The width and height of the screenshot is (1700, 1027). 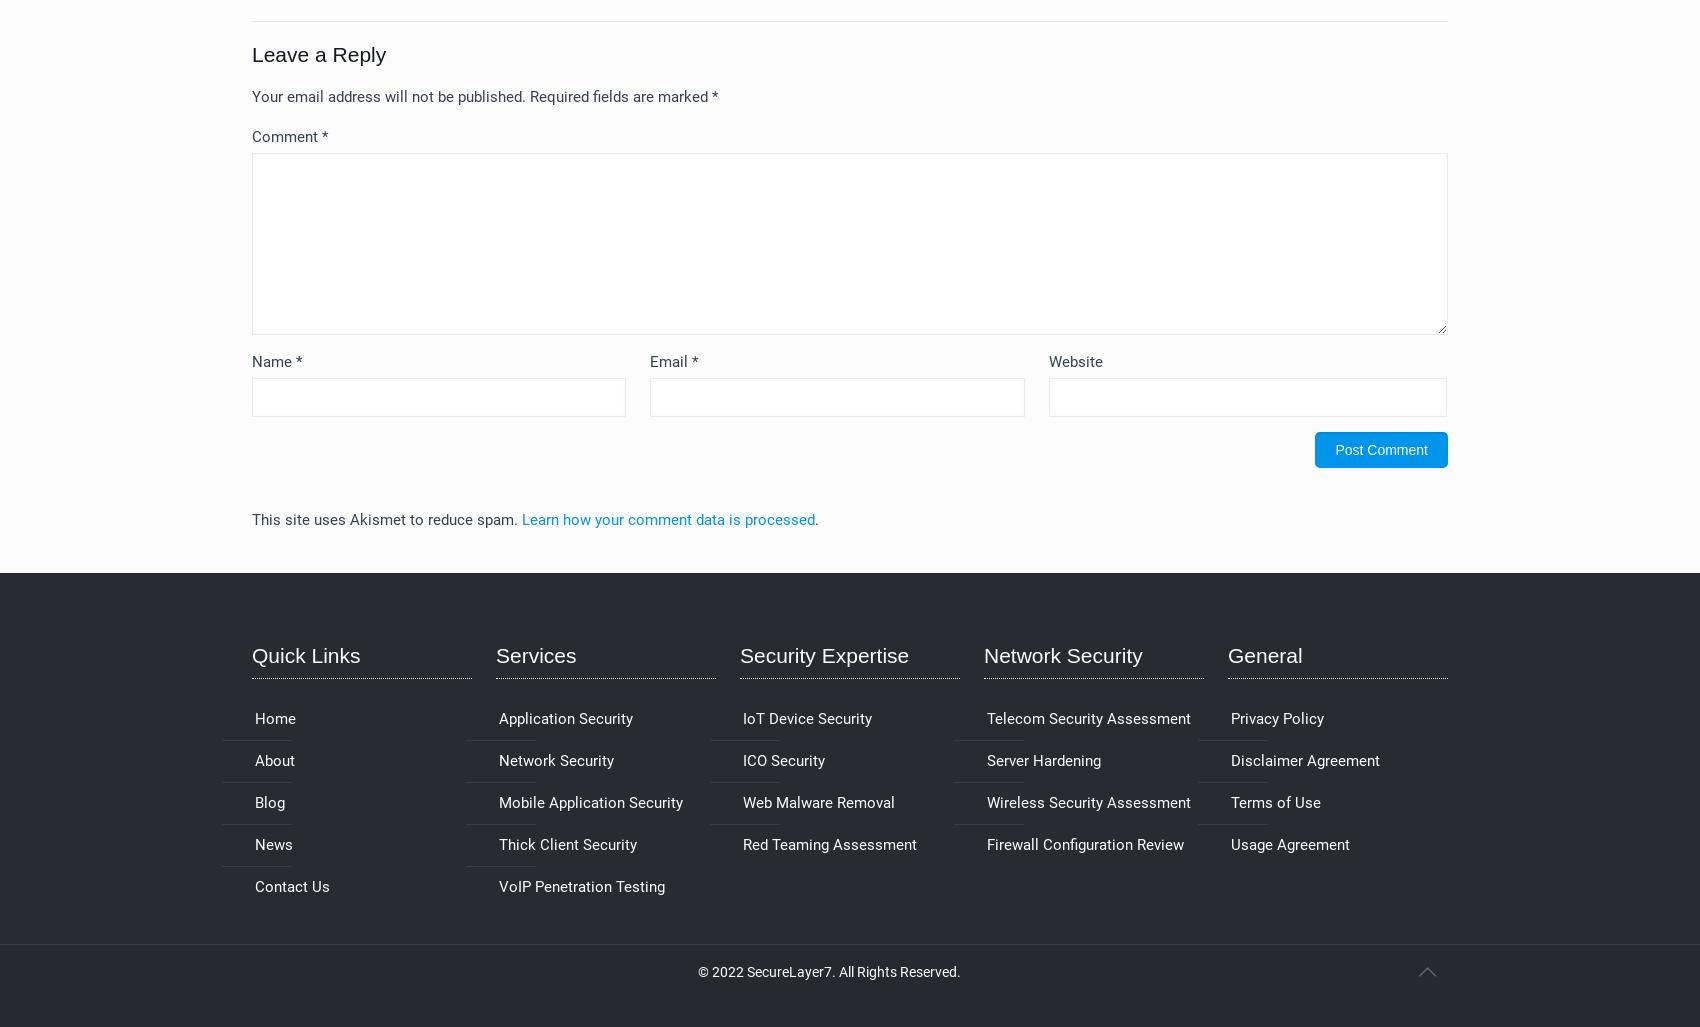 What do you see at coordinates (1089, 803) in the screenshot?
I see `'Wireless Security Assessment'` at bounding box center [1089, 803].